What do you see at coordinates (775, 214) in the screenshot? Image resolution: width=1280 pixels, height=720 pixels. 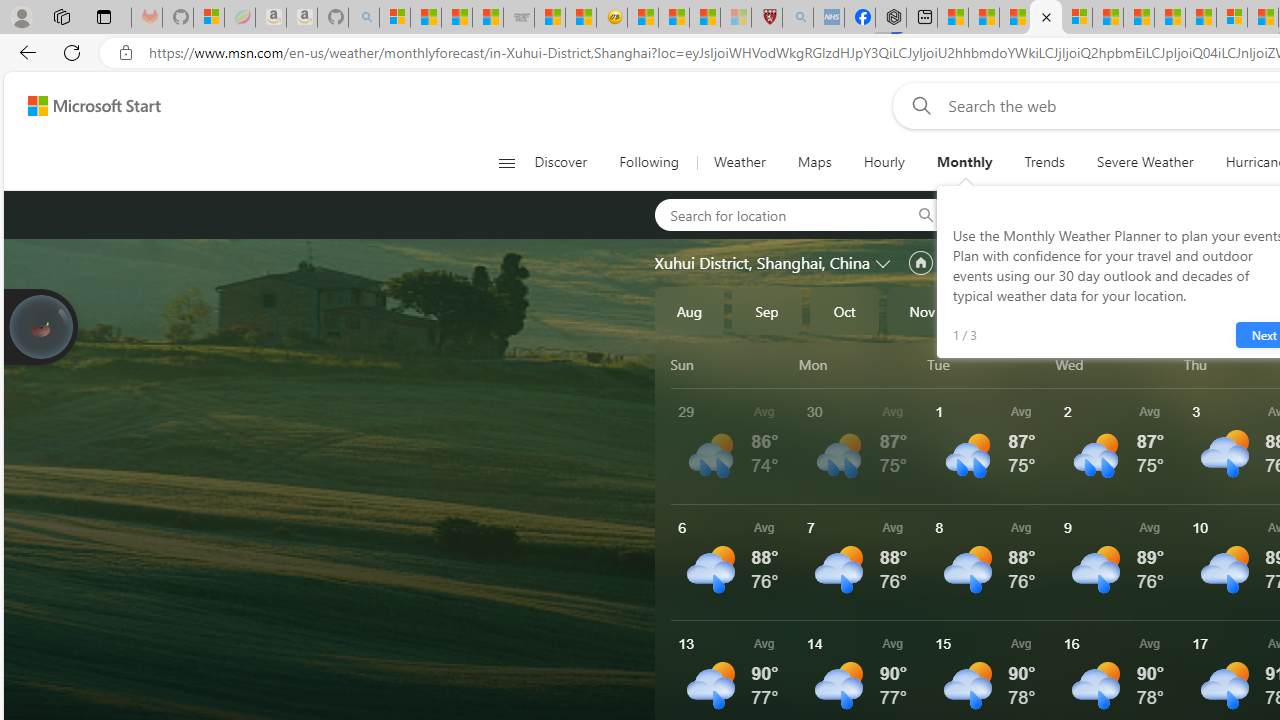 I see `'Search for location'` at bounding box center [775, 214].